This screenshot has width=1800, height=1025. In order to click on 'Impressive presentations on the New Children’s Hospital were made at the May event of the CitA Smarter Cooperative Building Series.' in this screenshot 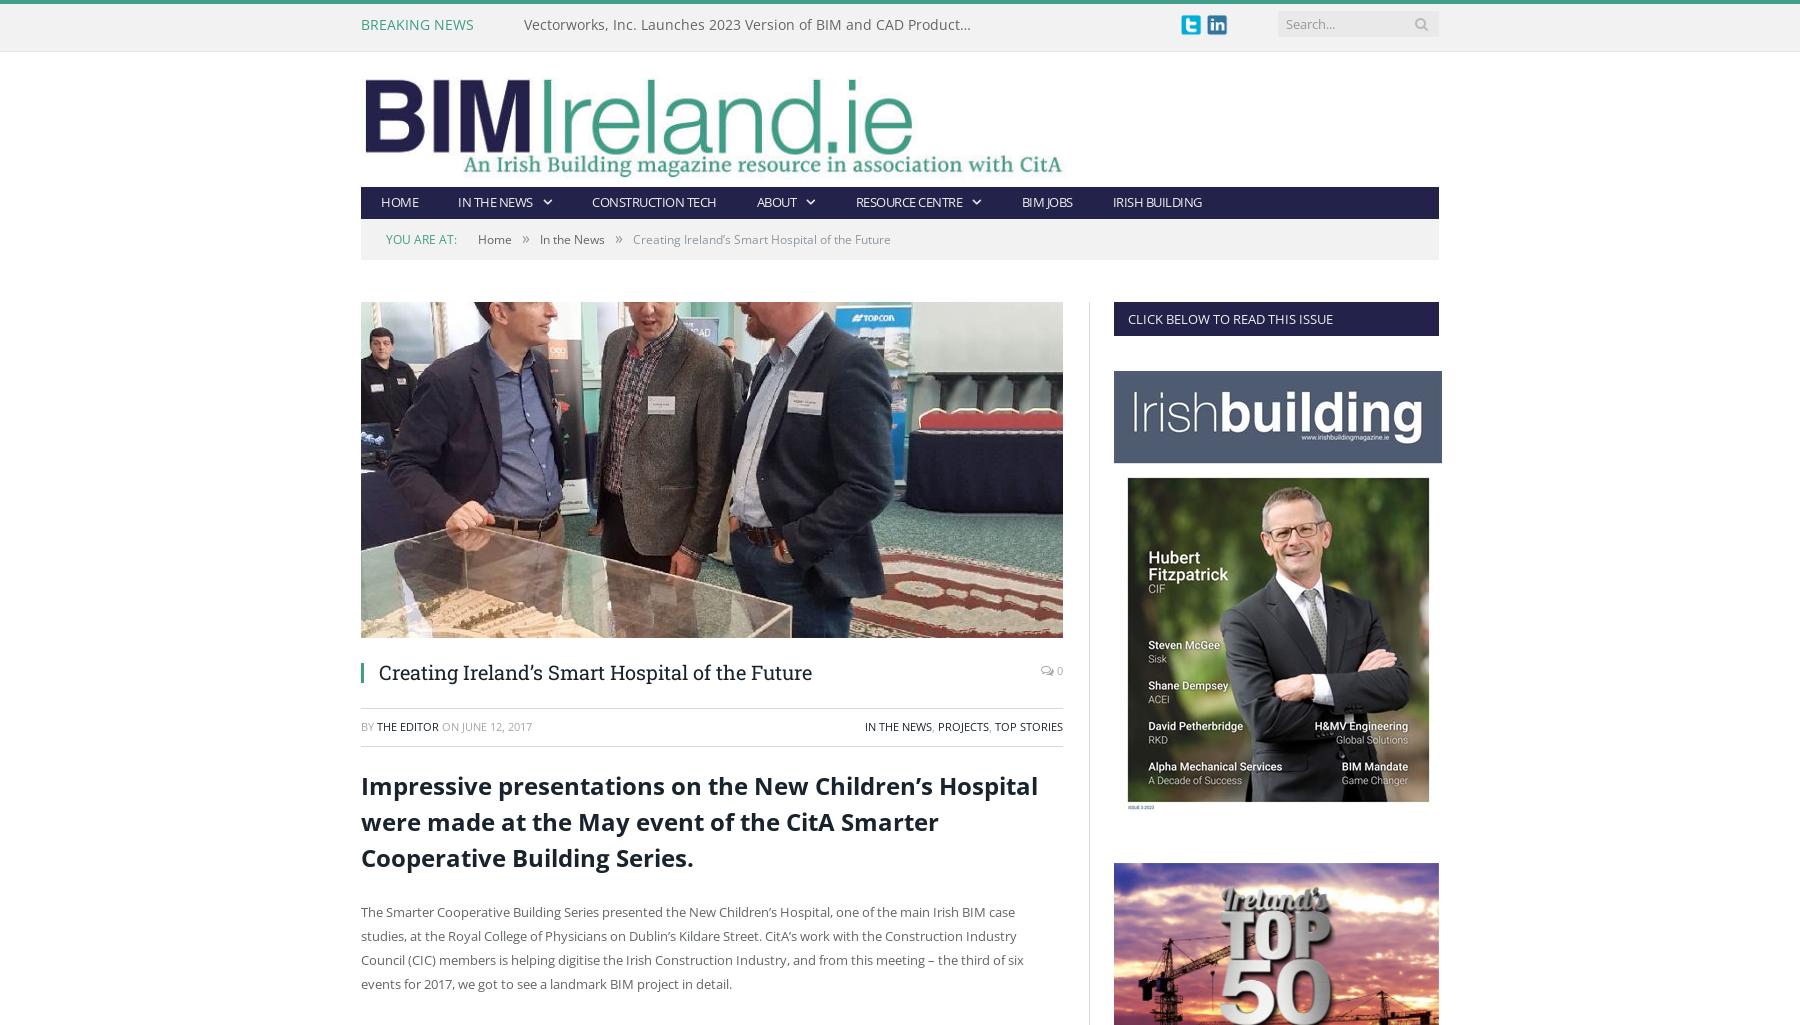, I will do `click(698, 819)`.